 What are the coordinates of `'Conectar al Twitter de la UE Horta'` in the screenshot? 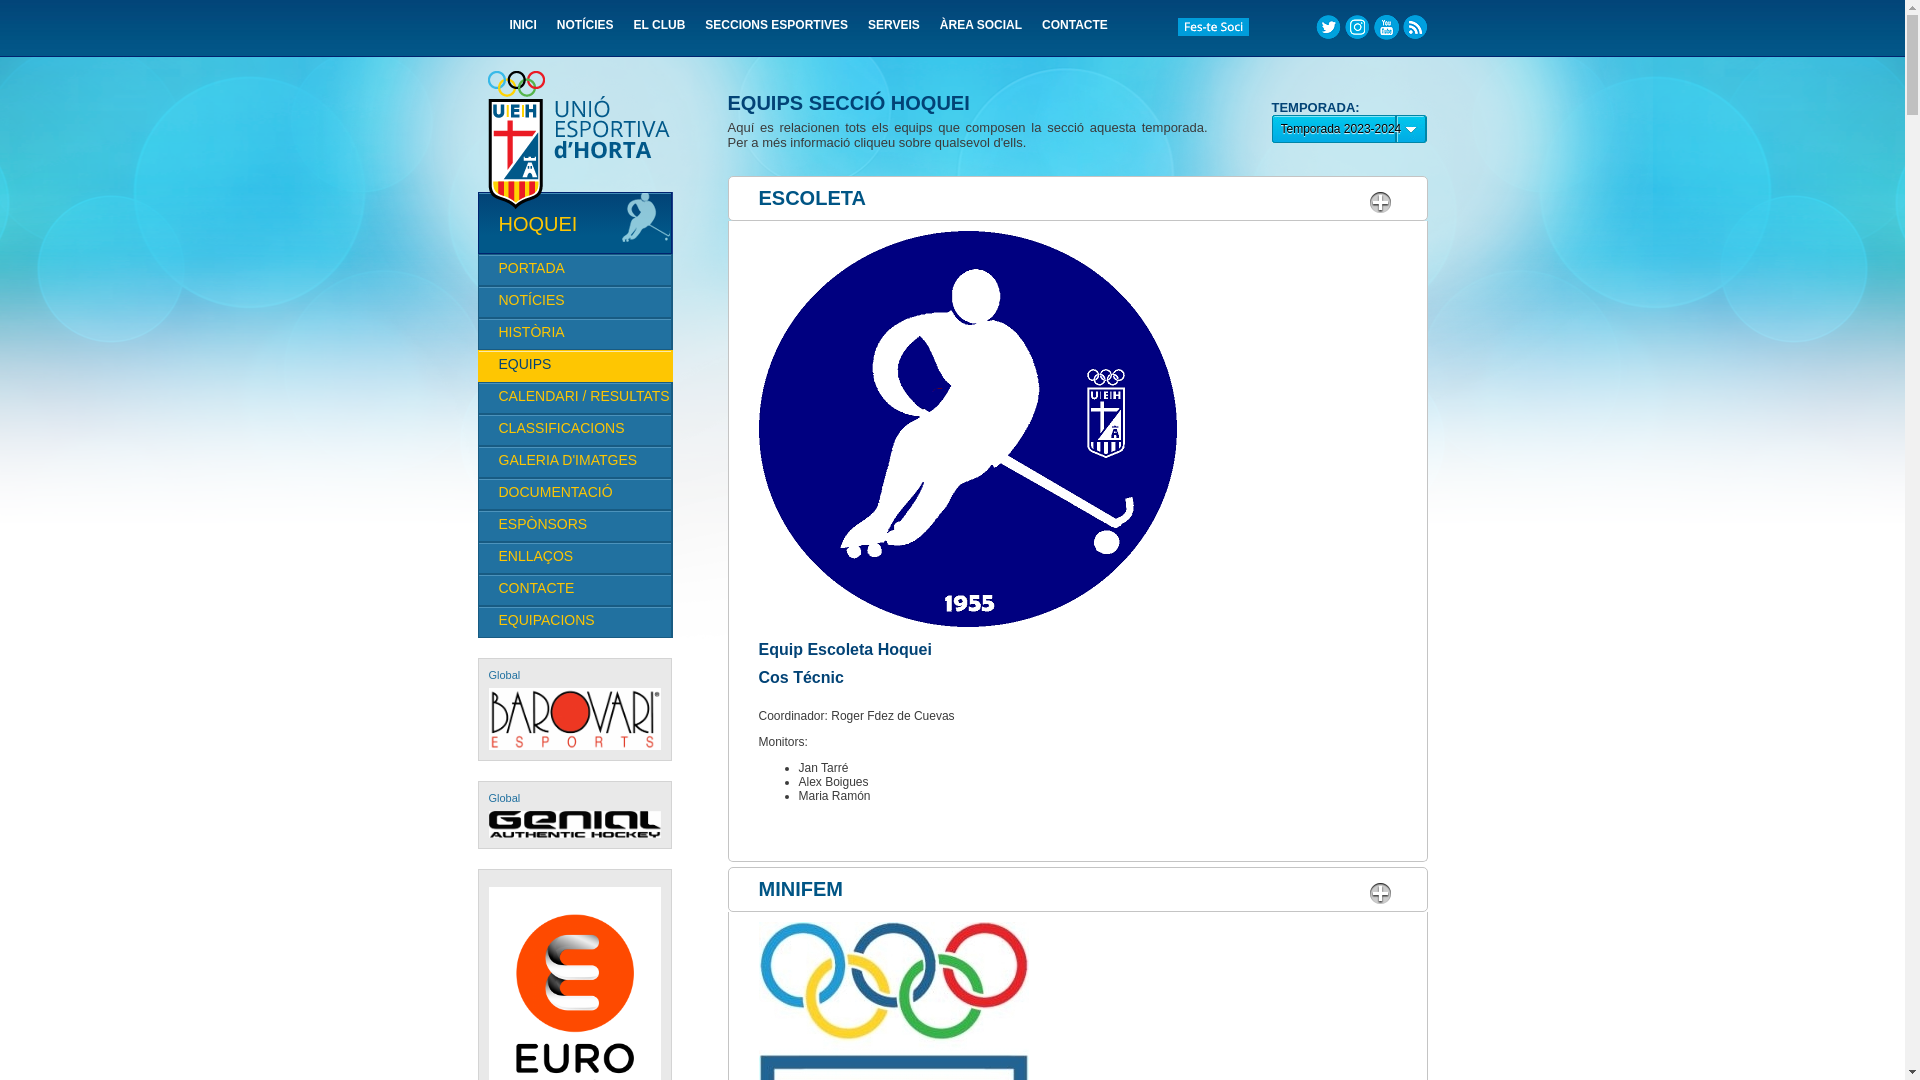 It's located at (1315, 27).